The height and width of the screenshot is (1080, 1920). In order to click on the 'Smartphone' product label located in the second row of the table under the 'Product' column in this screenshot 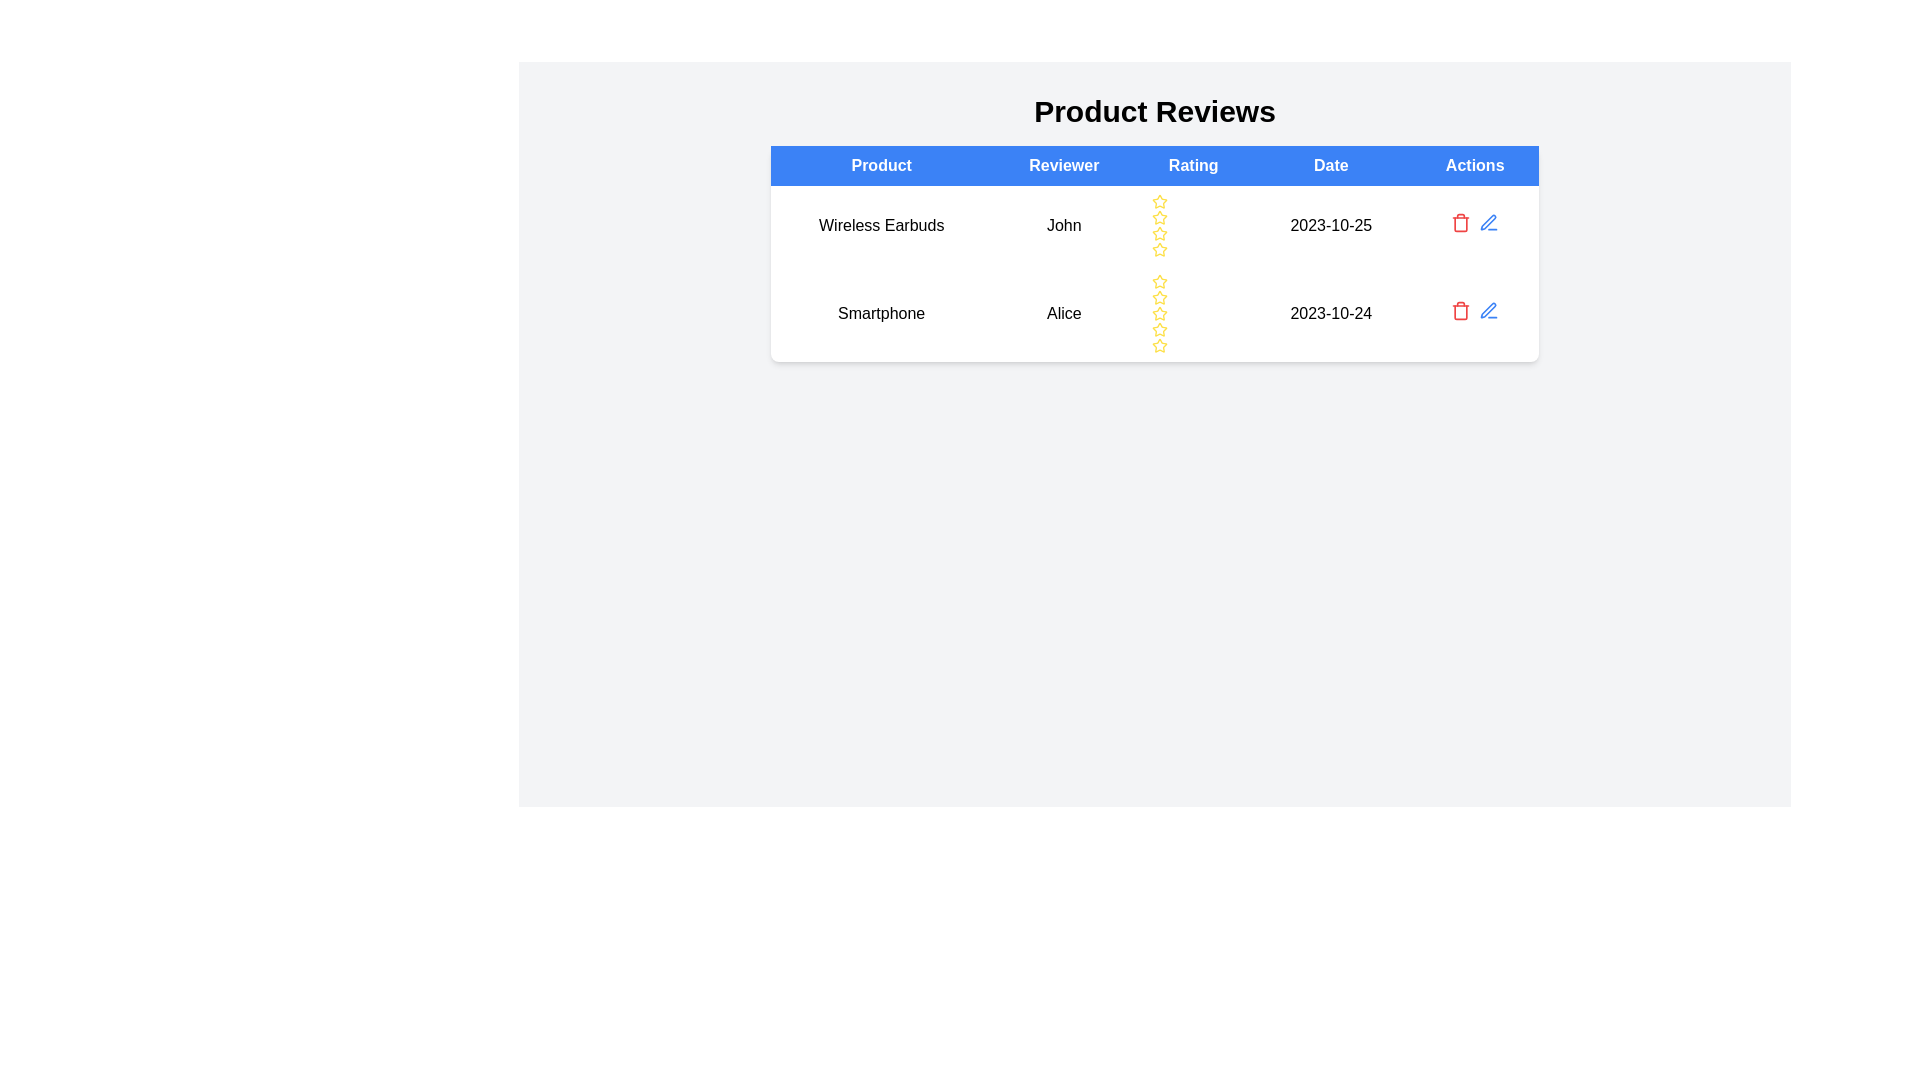, I will do `click(880, 313)`.